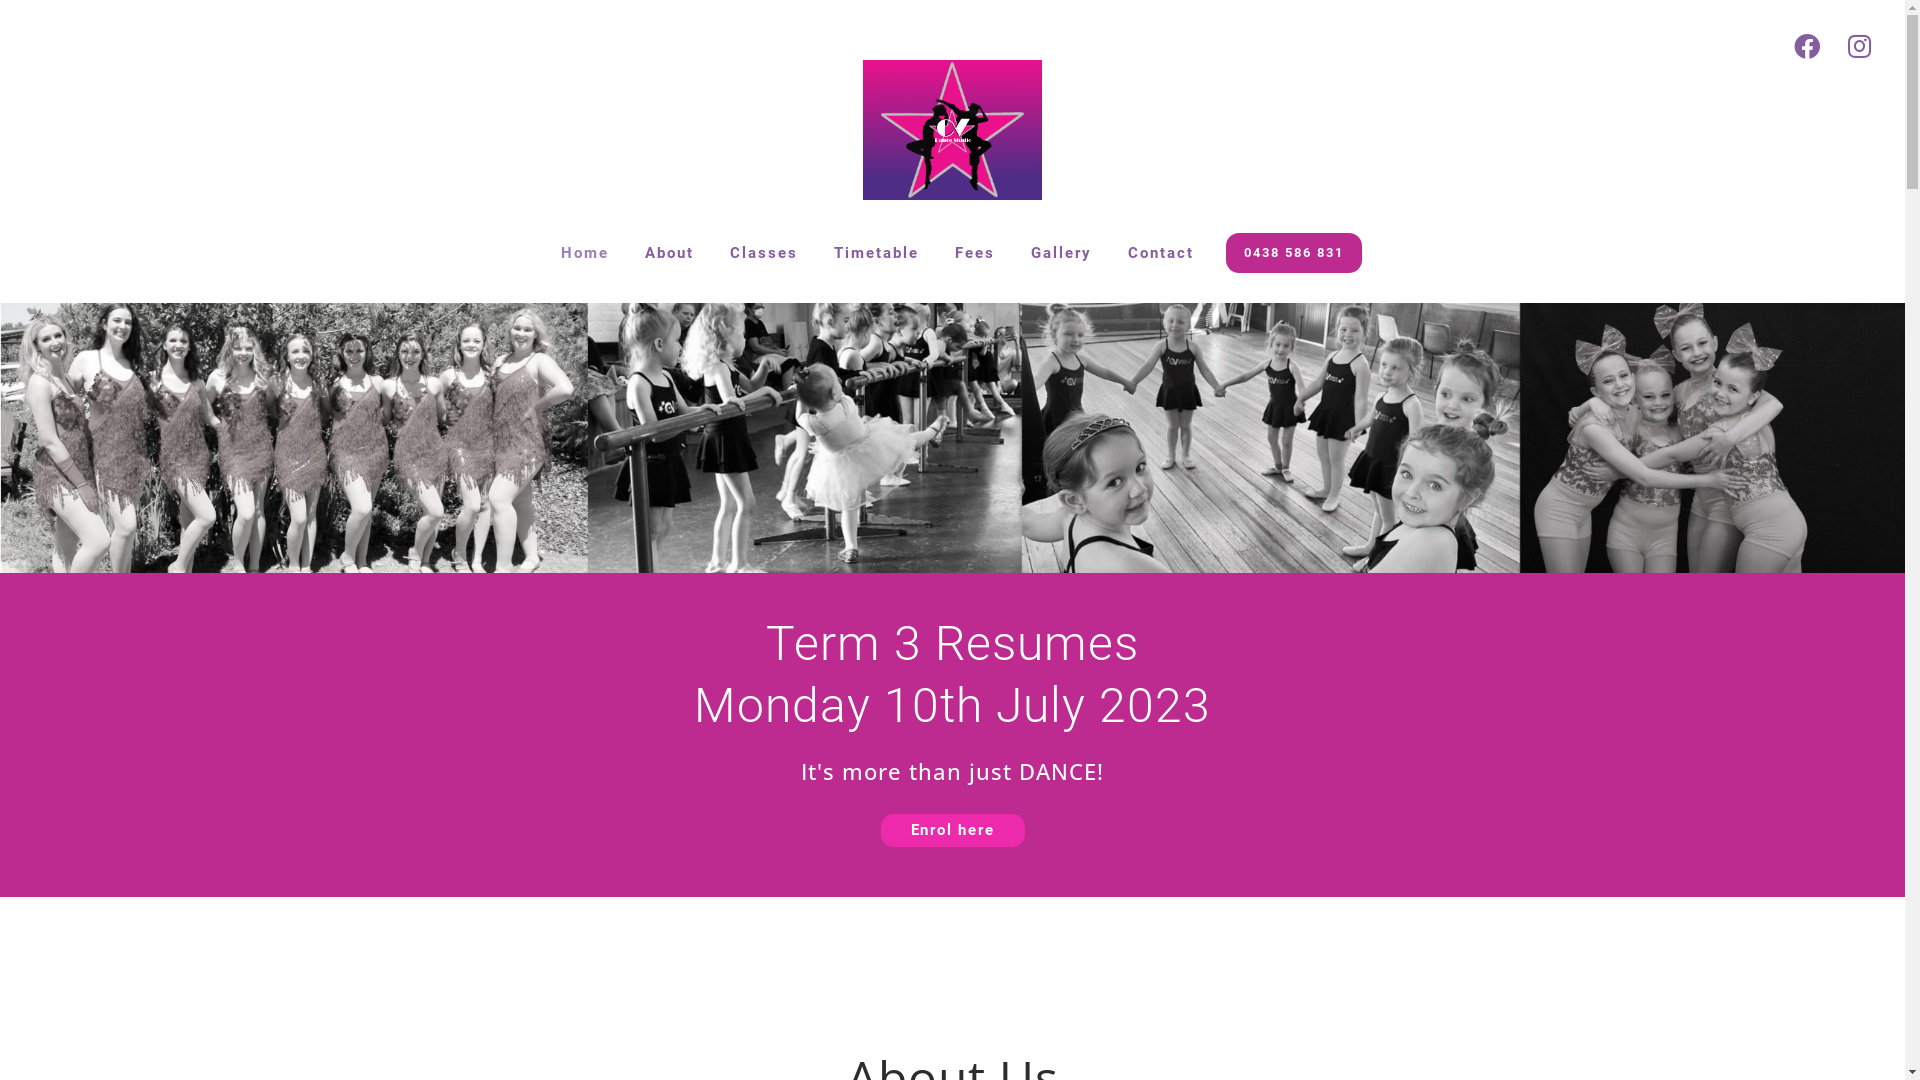  I want to click on 'Facebook', so click(1780, 45).